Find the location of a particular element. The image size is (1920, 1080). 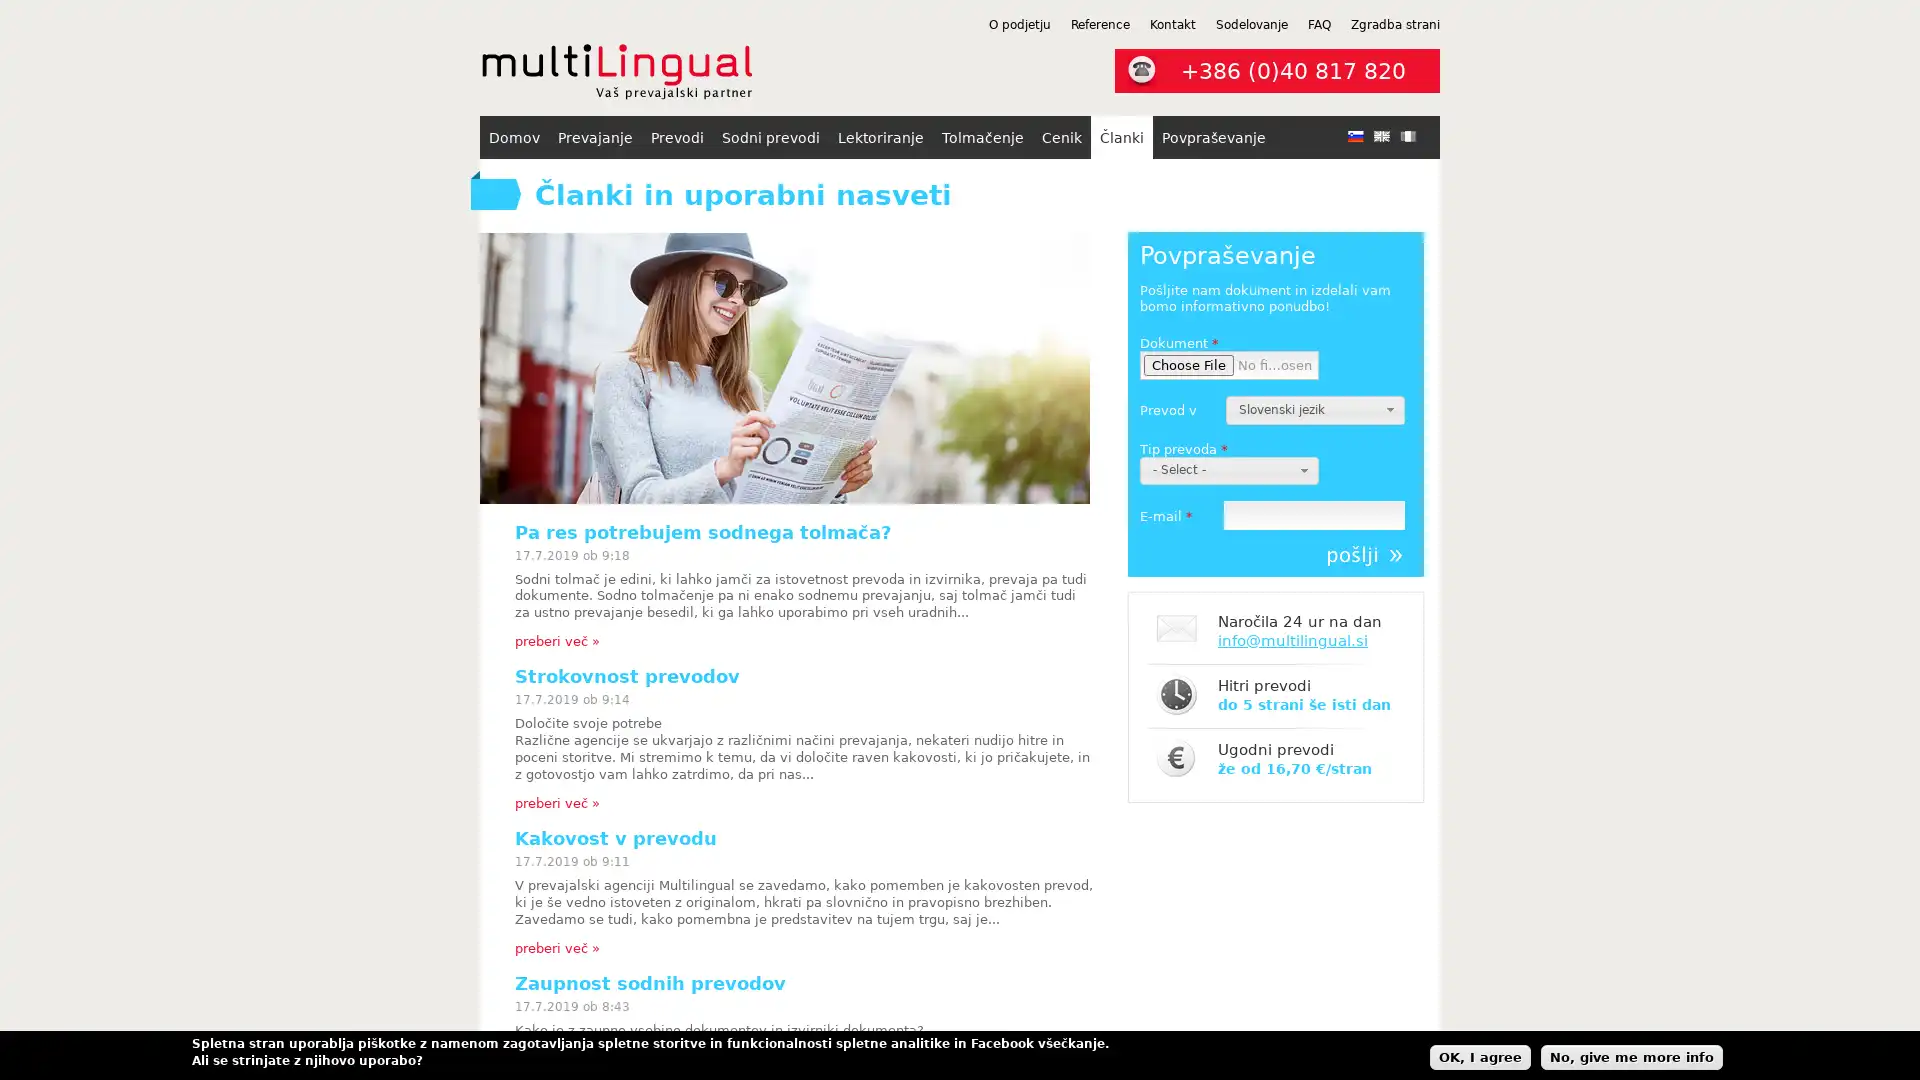

OK, I agree is located at coordinates (1480, 1055).